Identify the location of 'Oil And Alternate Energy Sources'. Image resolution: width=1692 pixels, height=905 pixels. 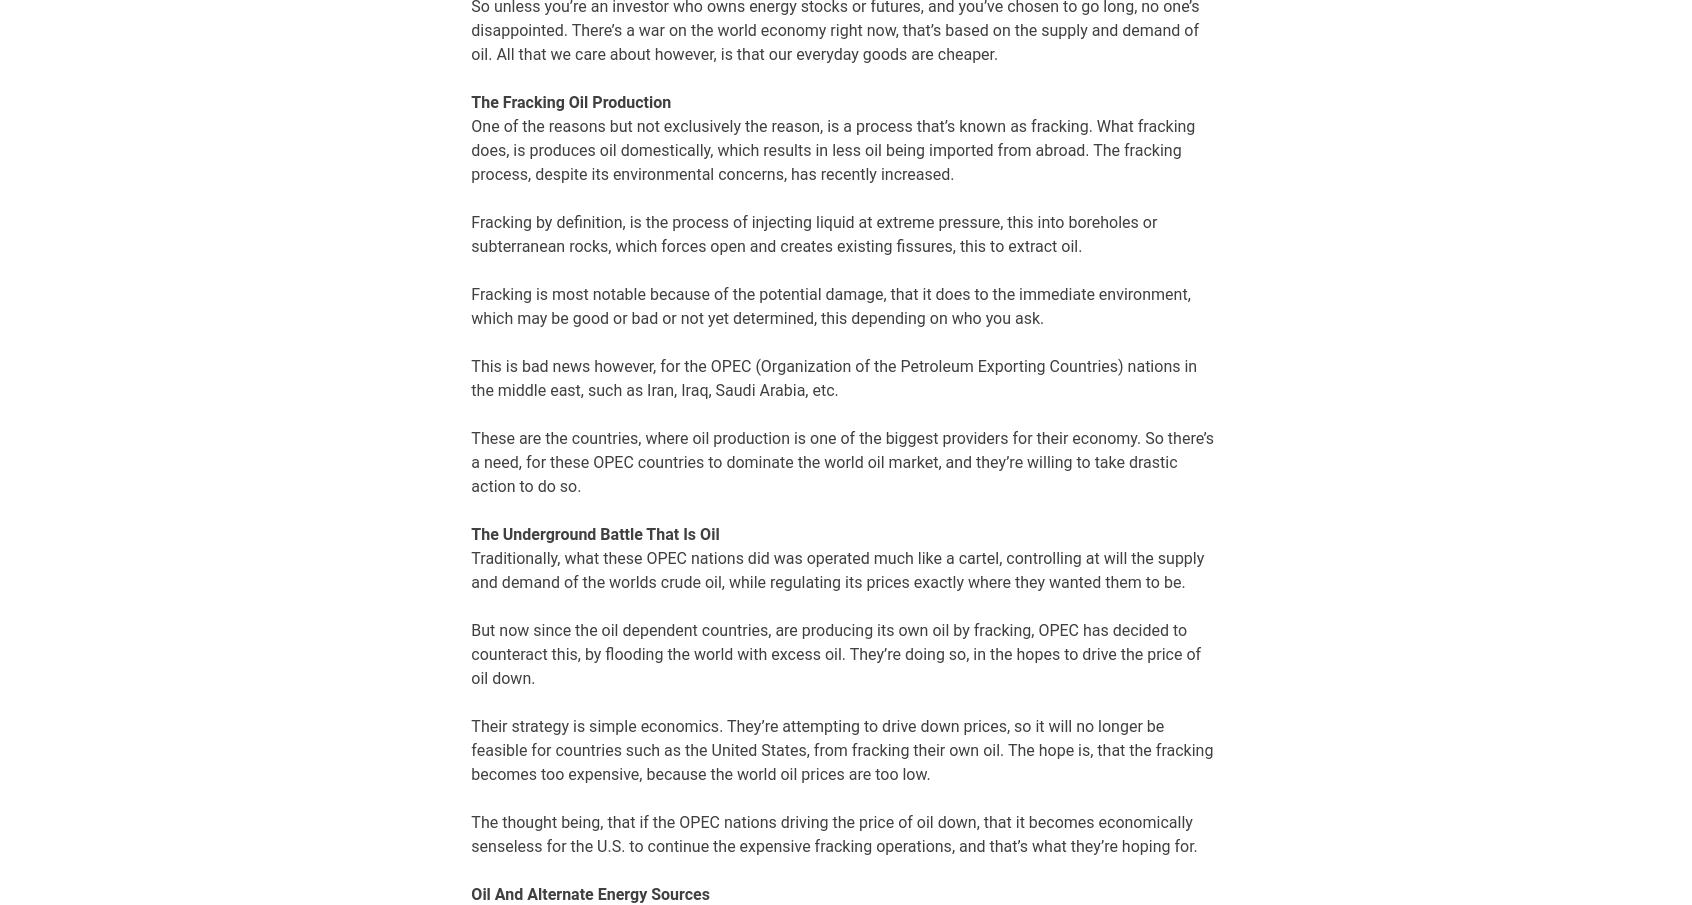
(589, 893).